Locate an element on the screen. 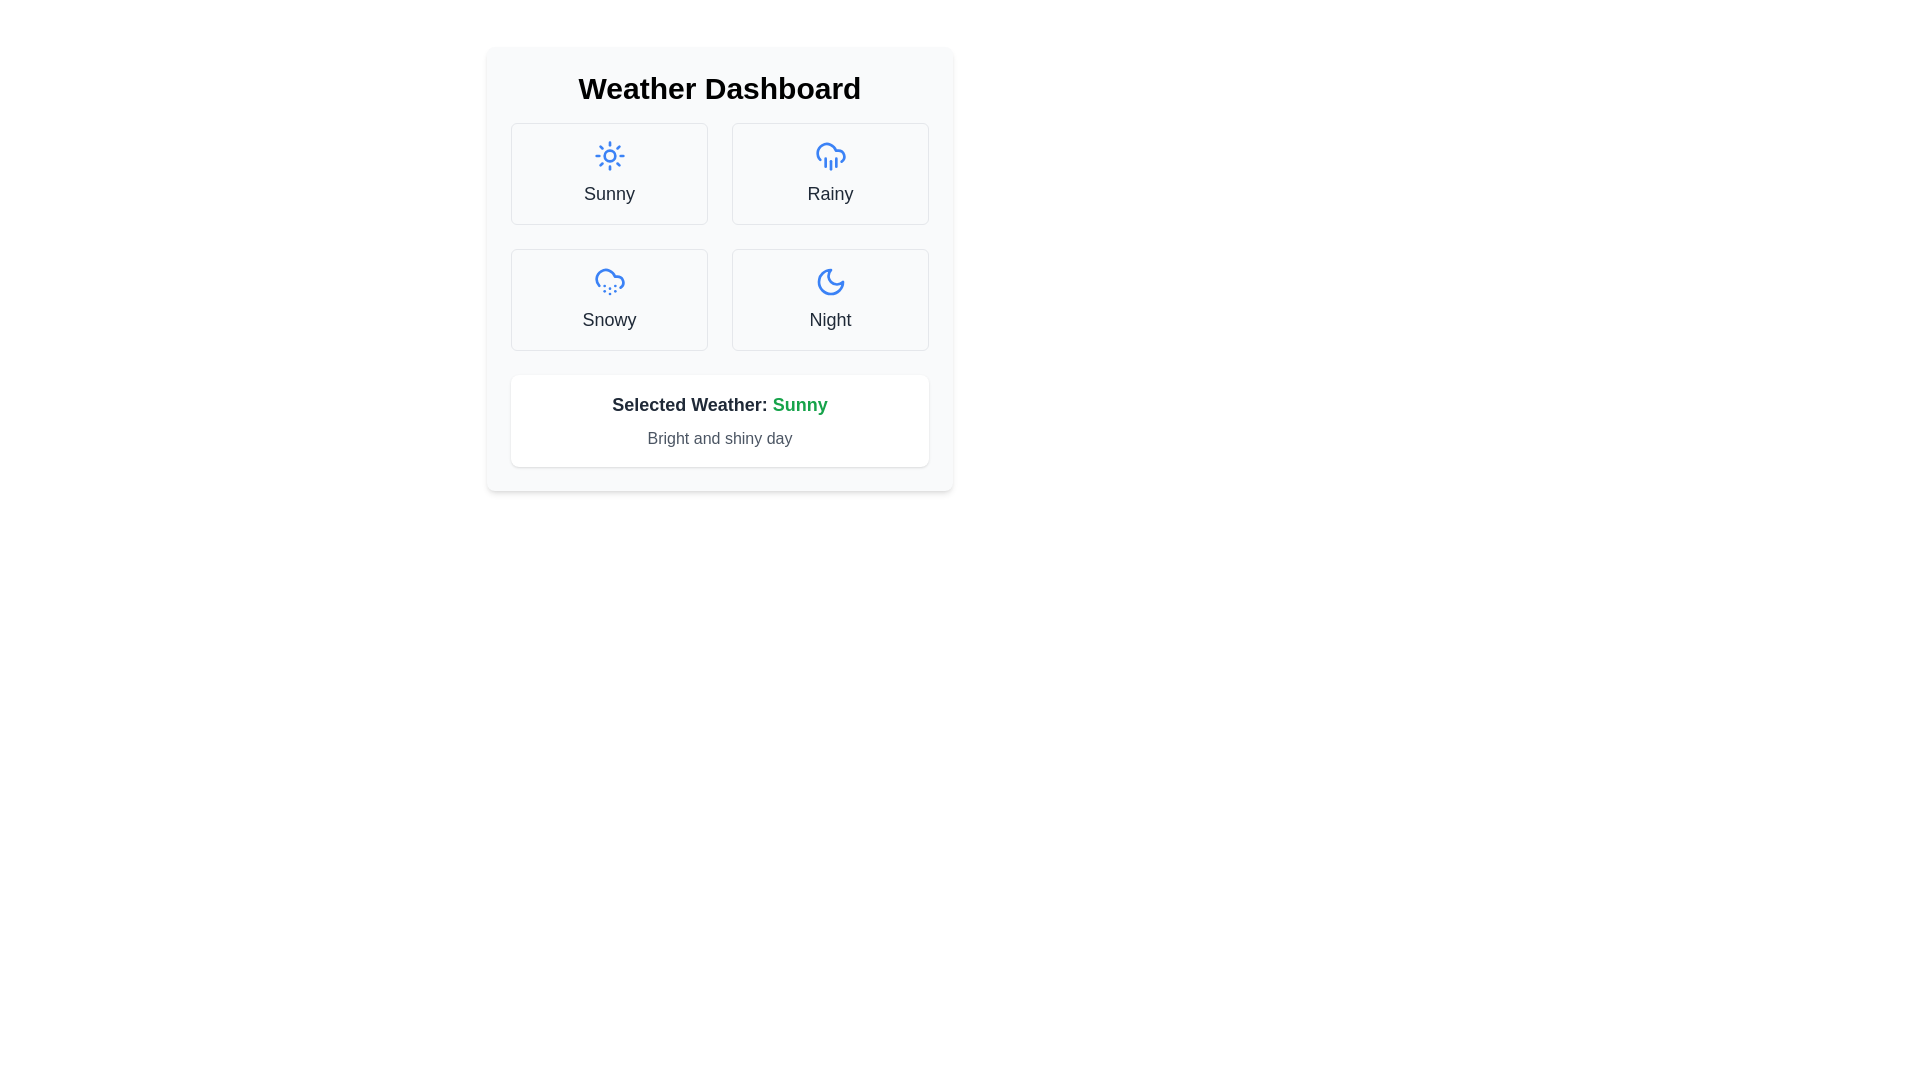  the 'Snowy' weather option text, which is styled in bold gray font and located in the bottom-left of the weather selection grid is located at coordinates (608, 319).